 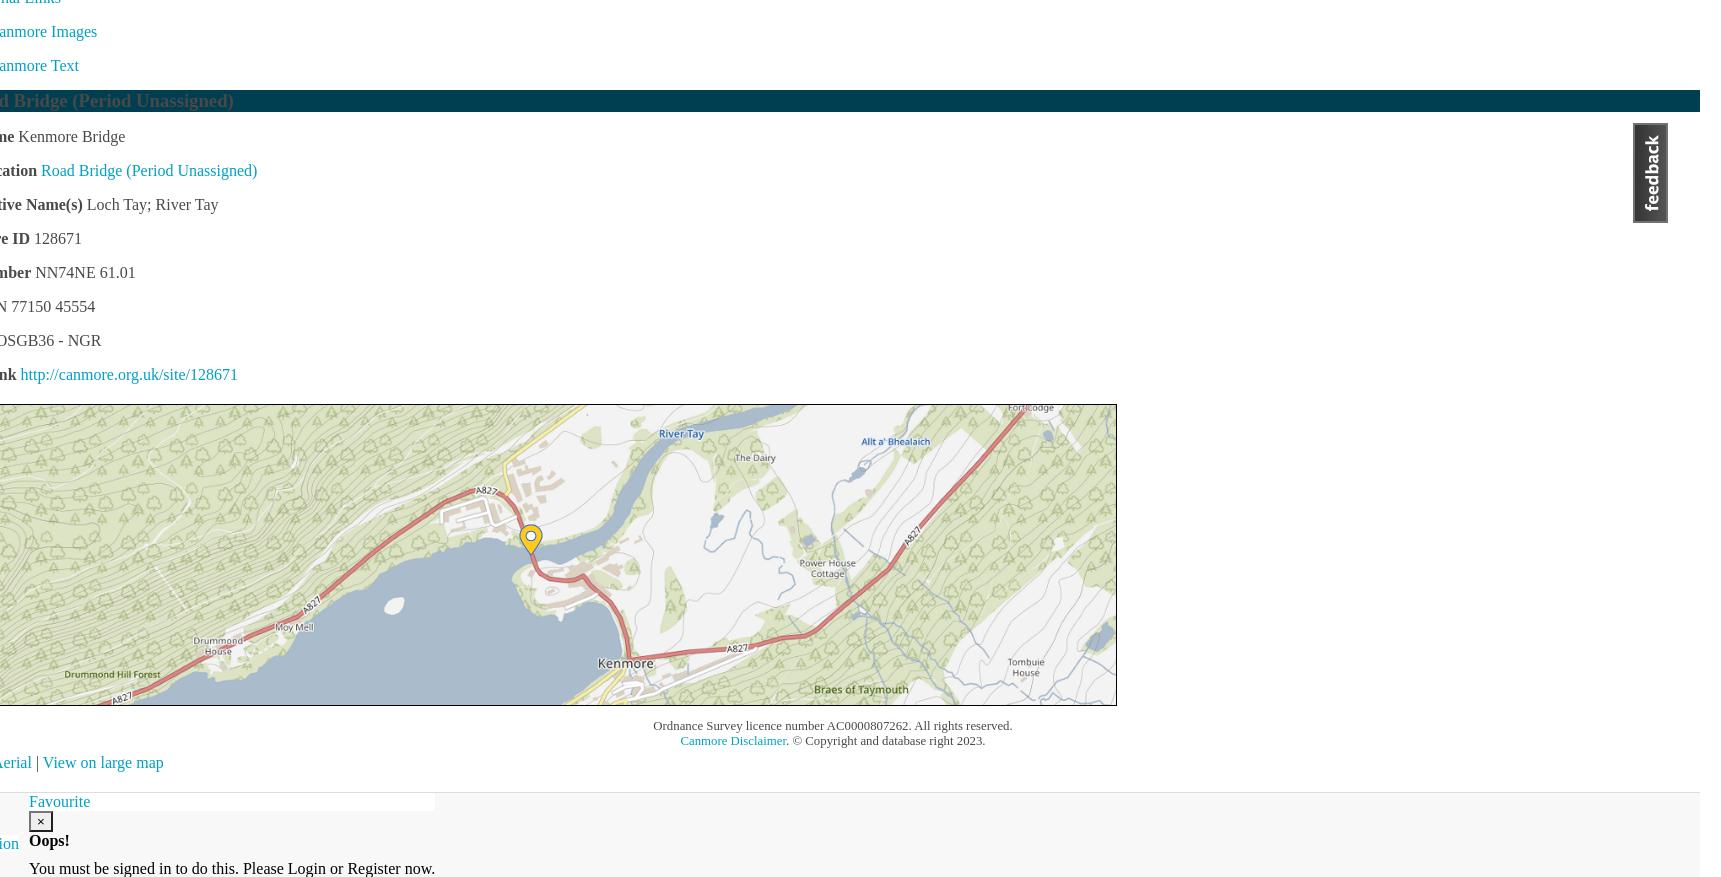 What do you see at coordinates (81, 202) in the screenshot?
I see `'Loch Tay; River Tay'` at bounding box center [81, 202].